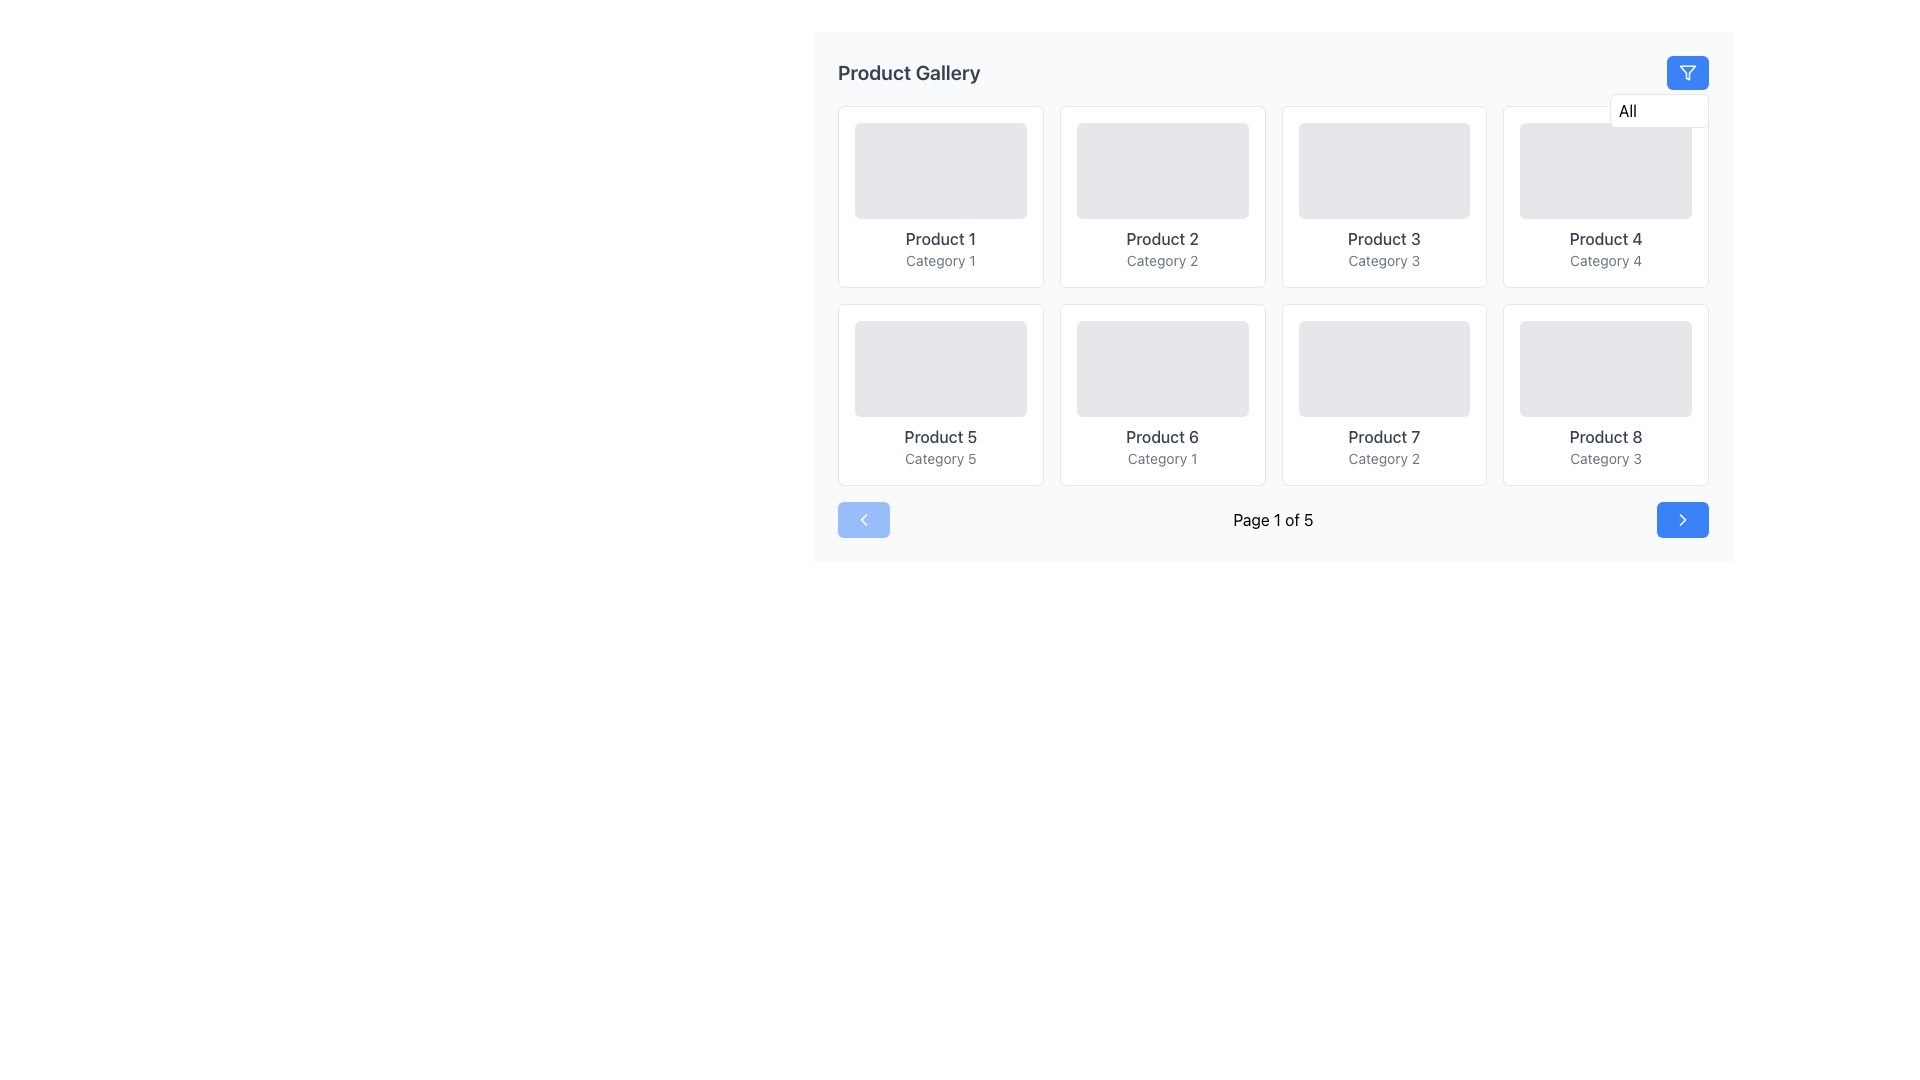  What do you see at coordinates (1162, 260) in the screenshot?
I see `the static text label indicating the category of 'Product 2' located below the 'Product 2' text in the second cell of the grid layout within the 'Product Gallery' section` at bounding box center [1162, 260].